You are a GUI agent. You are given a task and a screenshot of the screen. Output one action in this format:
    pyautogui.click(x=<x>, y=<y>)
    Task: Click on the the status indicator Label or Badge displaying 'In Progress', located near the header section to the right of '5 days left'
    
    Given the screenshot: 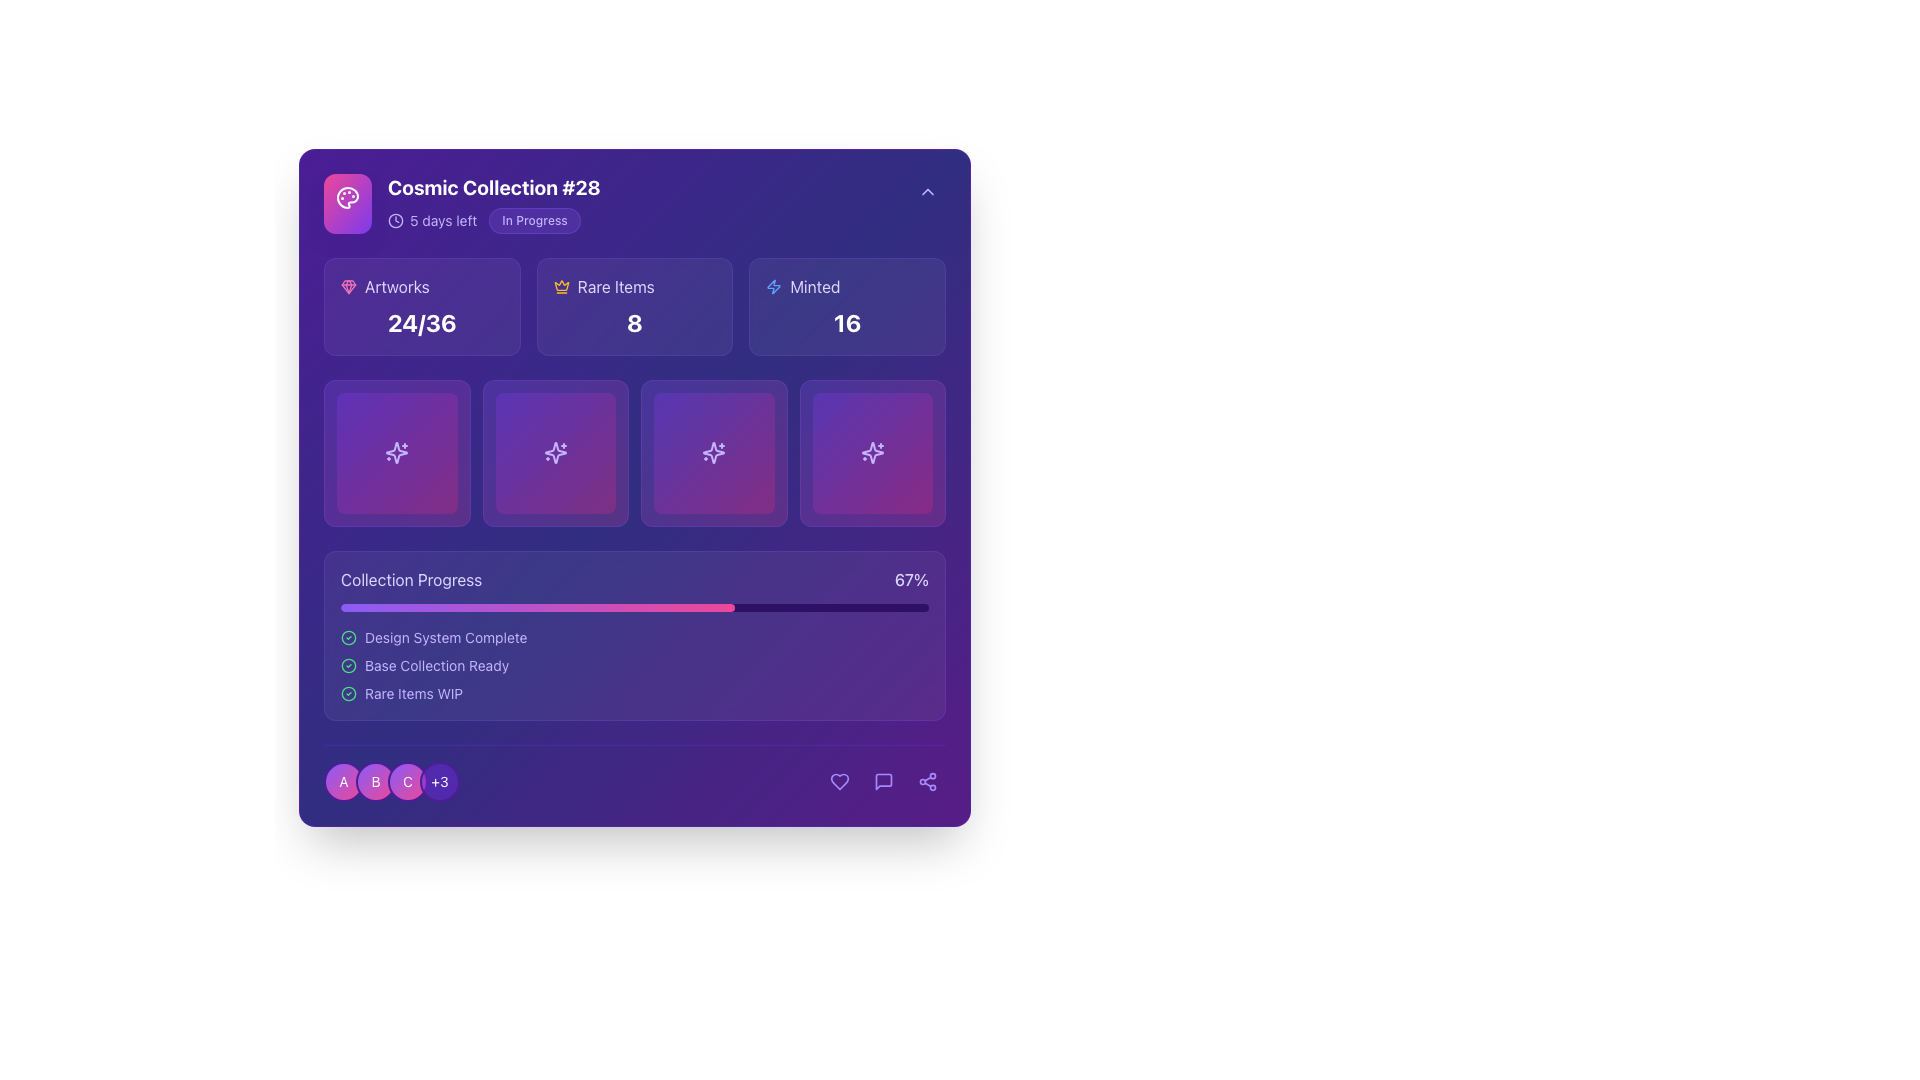 What is the action you would take?
    pyautogui.click(x=535, y=220)
    